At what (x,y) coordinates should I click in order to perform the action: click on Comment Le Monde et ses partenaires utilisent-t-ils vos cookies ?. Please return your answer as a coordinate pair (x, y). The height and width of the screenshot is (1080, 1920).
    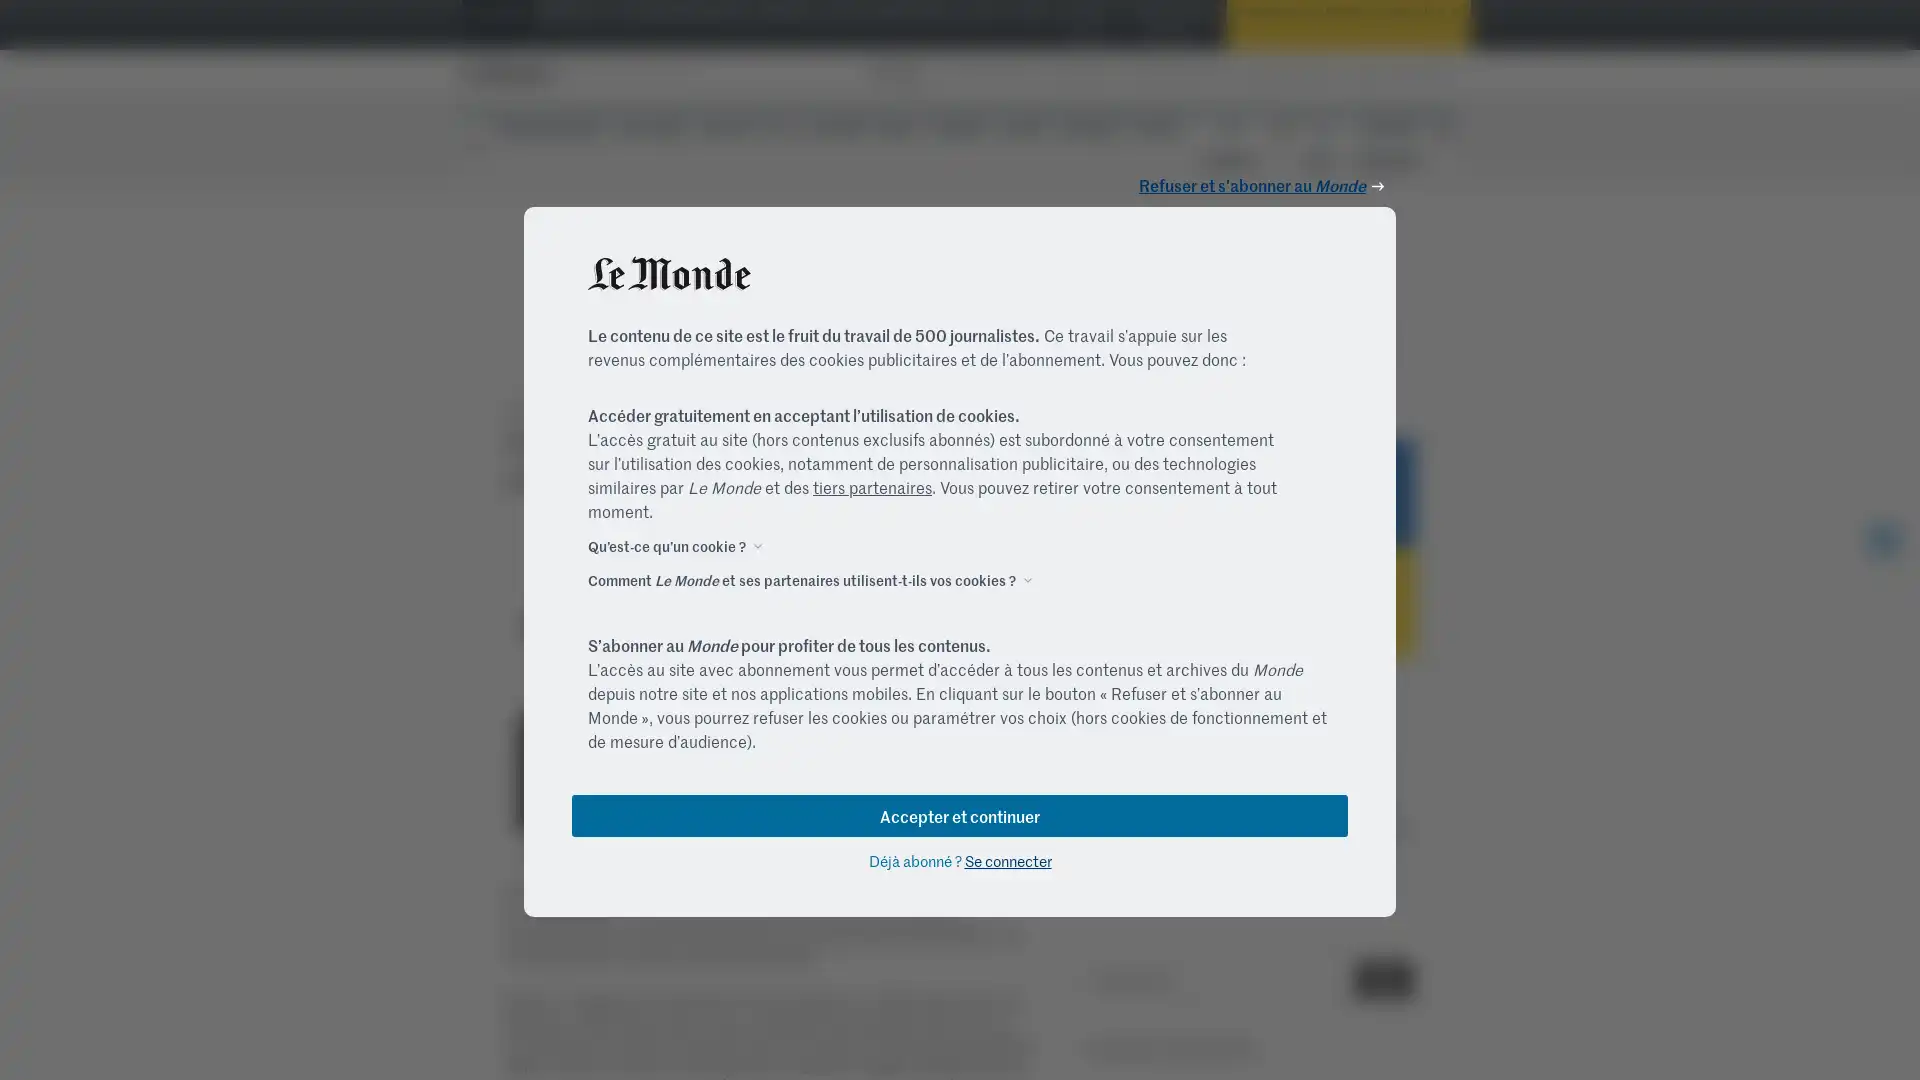
    Looking at the image, I should click on (801, 578).